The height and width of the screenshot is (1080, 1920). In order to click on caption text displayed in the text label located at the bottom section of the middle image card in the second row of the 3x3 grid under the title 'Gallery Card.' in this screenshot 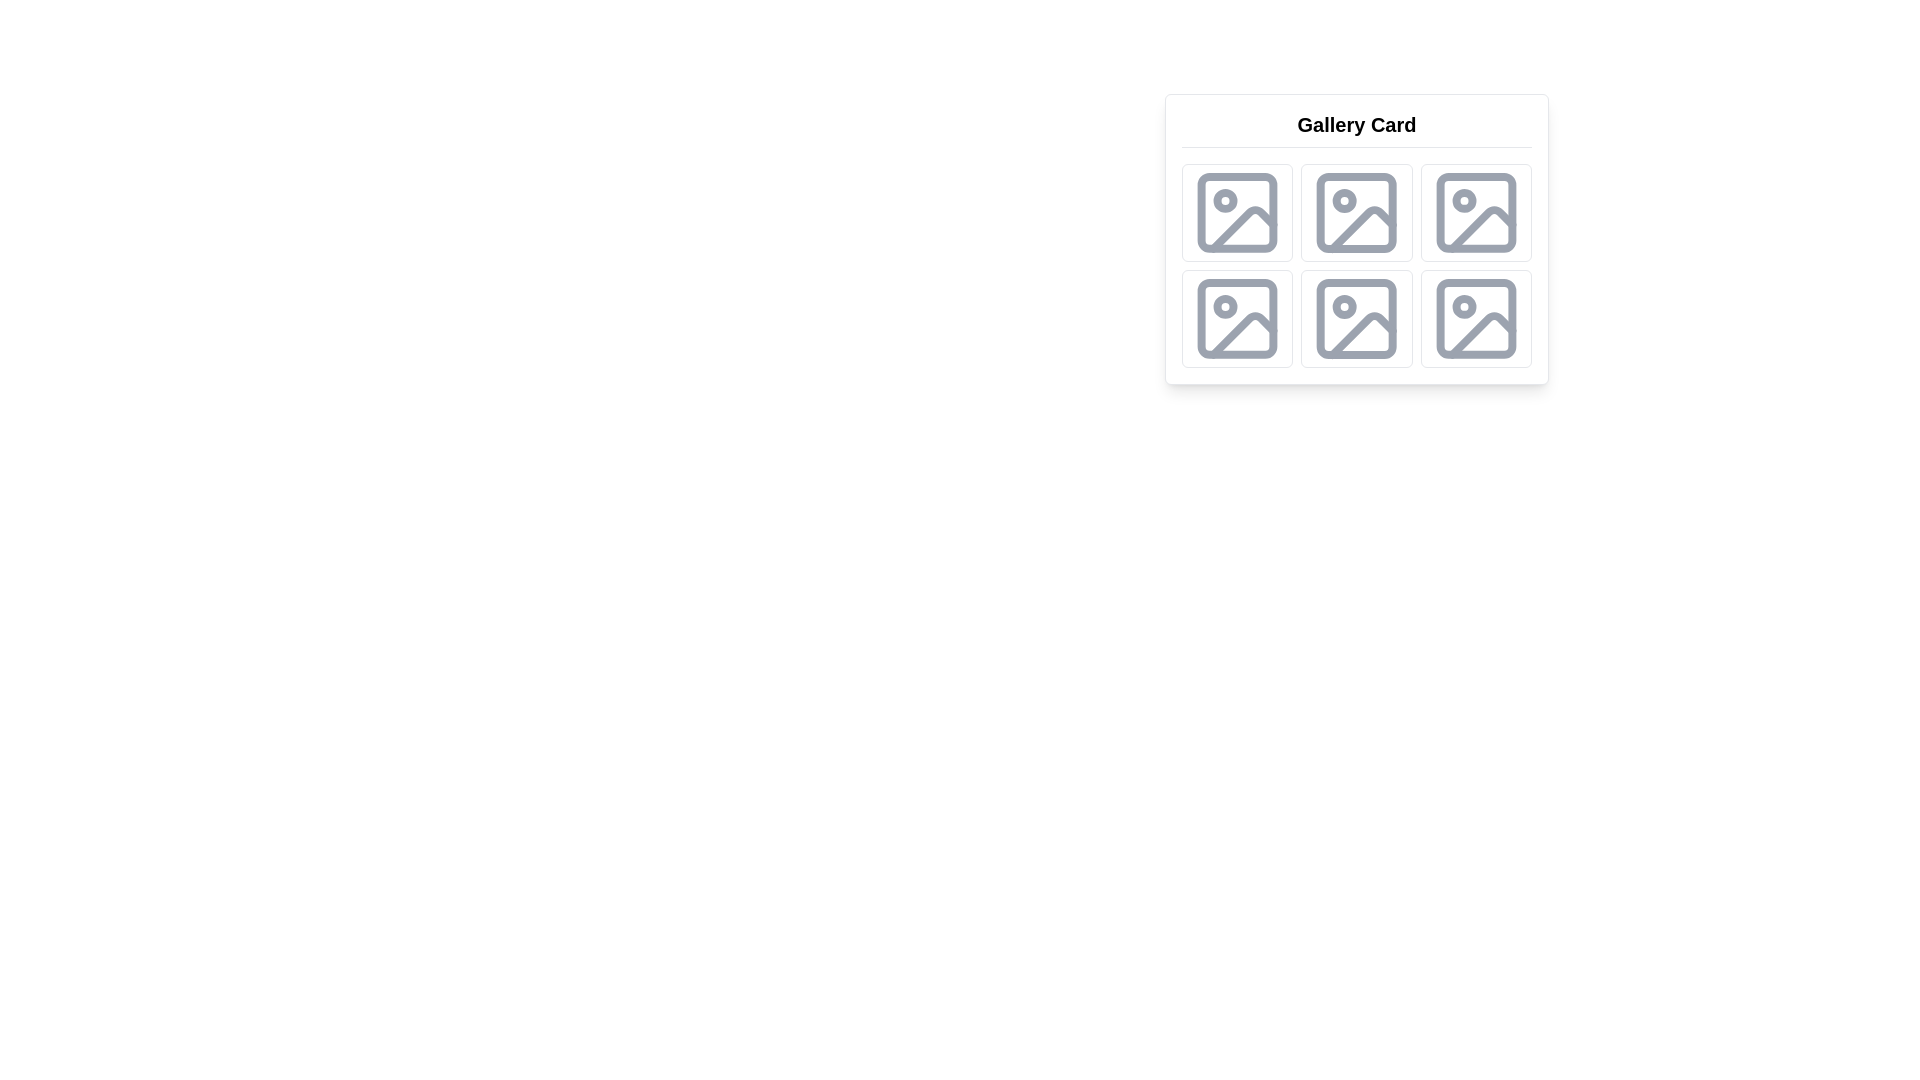, I will do `click(1357, 353)`.